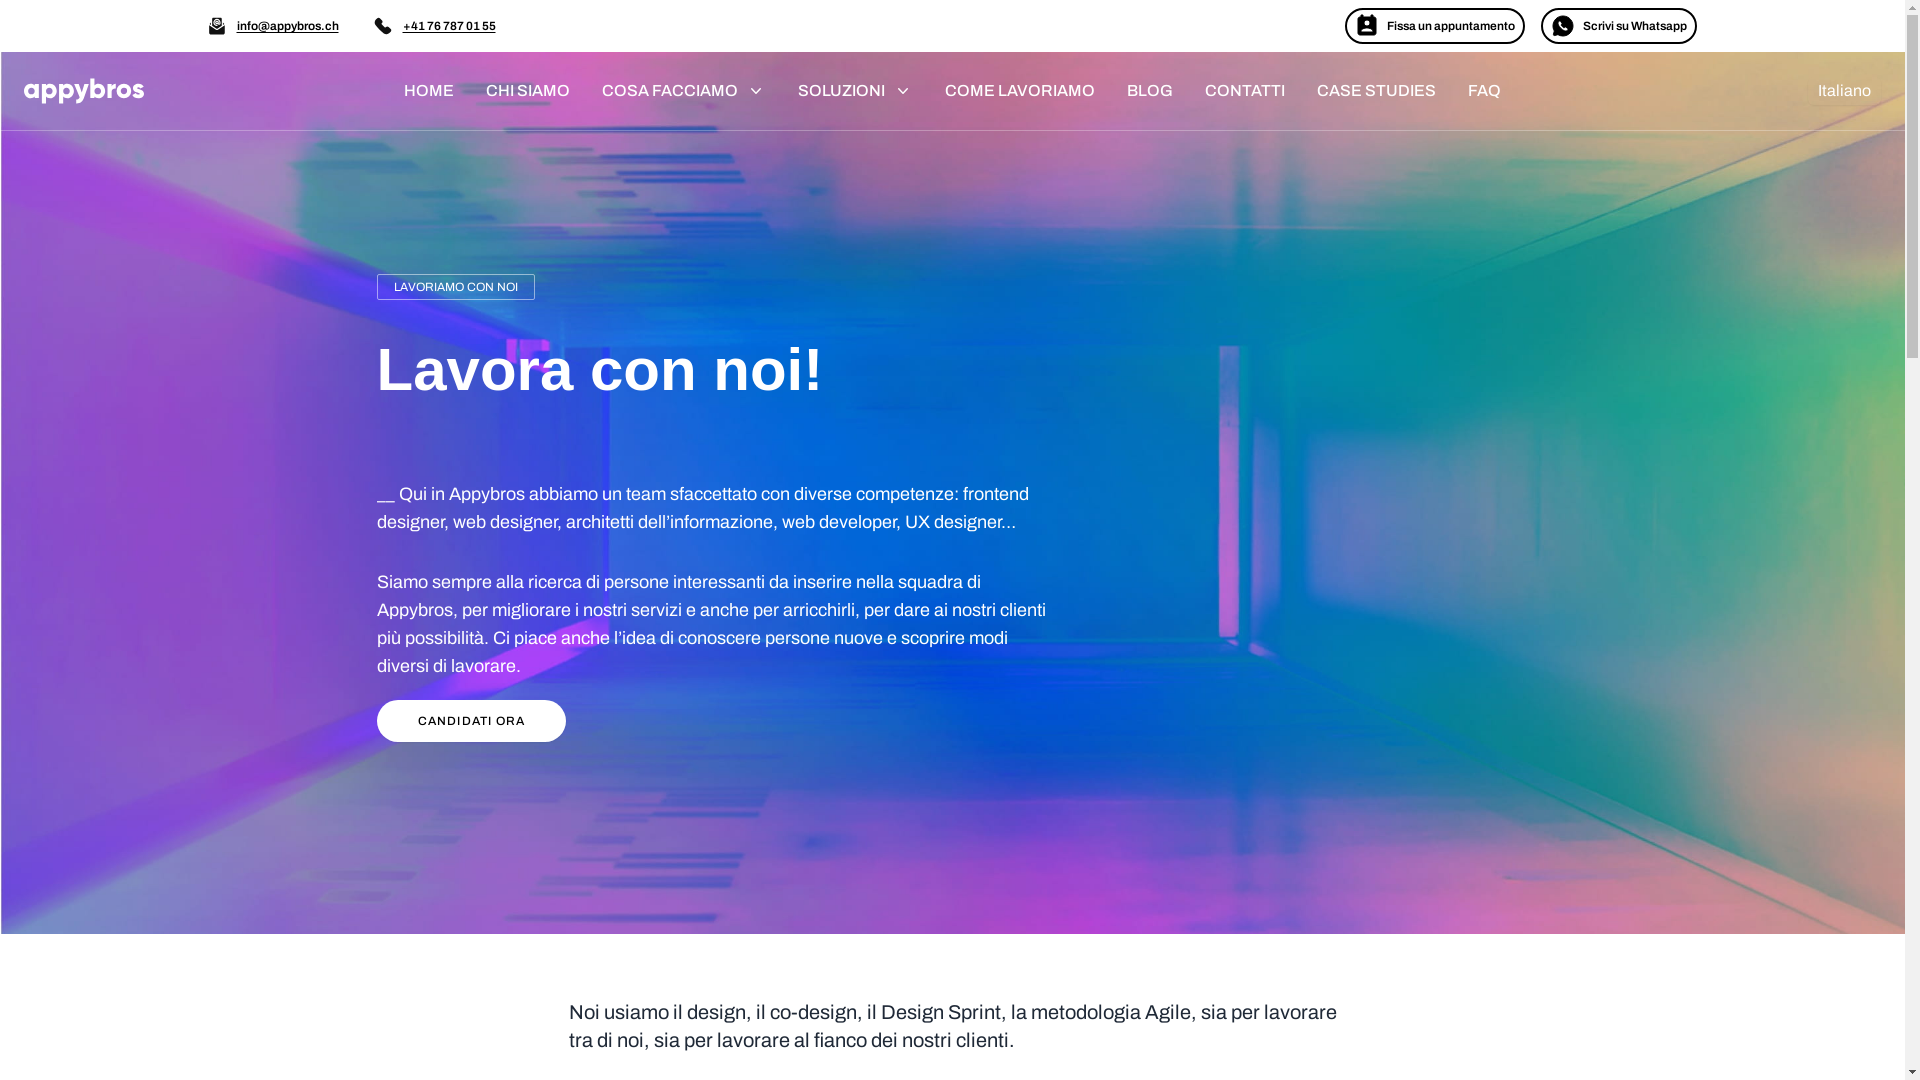 This screenshot has height=1080, width=1920. Describe the element at coordinates (388, 91) in the screenshot. I see `'HOME'` at that location.